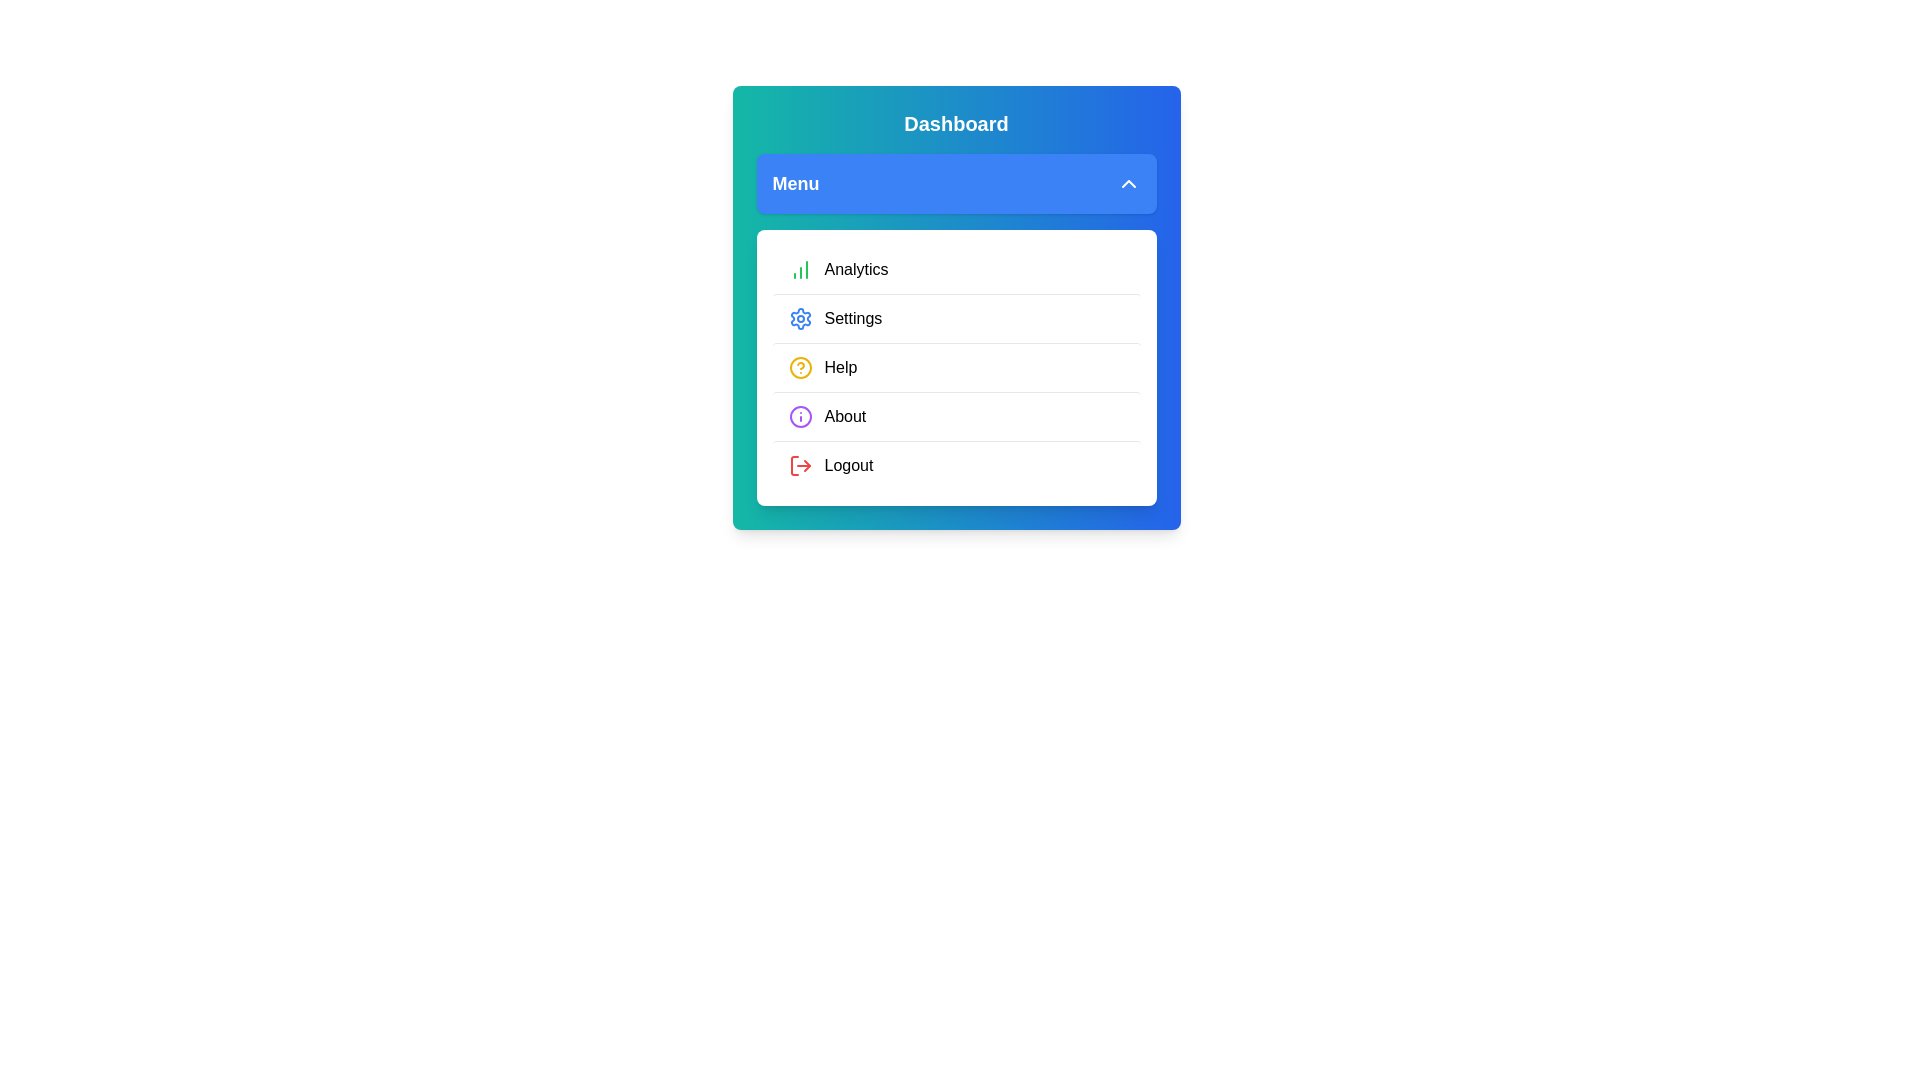 This screenshot has height=1080, width=1920. I want to click on the 'About' text label in the dropdown menu, so click(845, 415).